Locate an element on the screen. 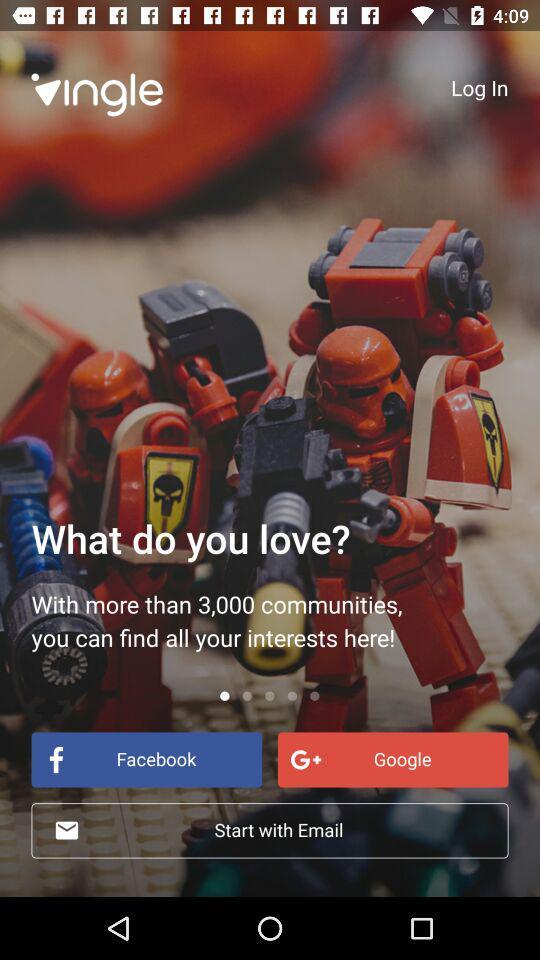 This screenshot has height=960, width=540. item above start with email is located at coordinates (393, 758).